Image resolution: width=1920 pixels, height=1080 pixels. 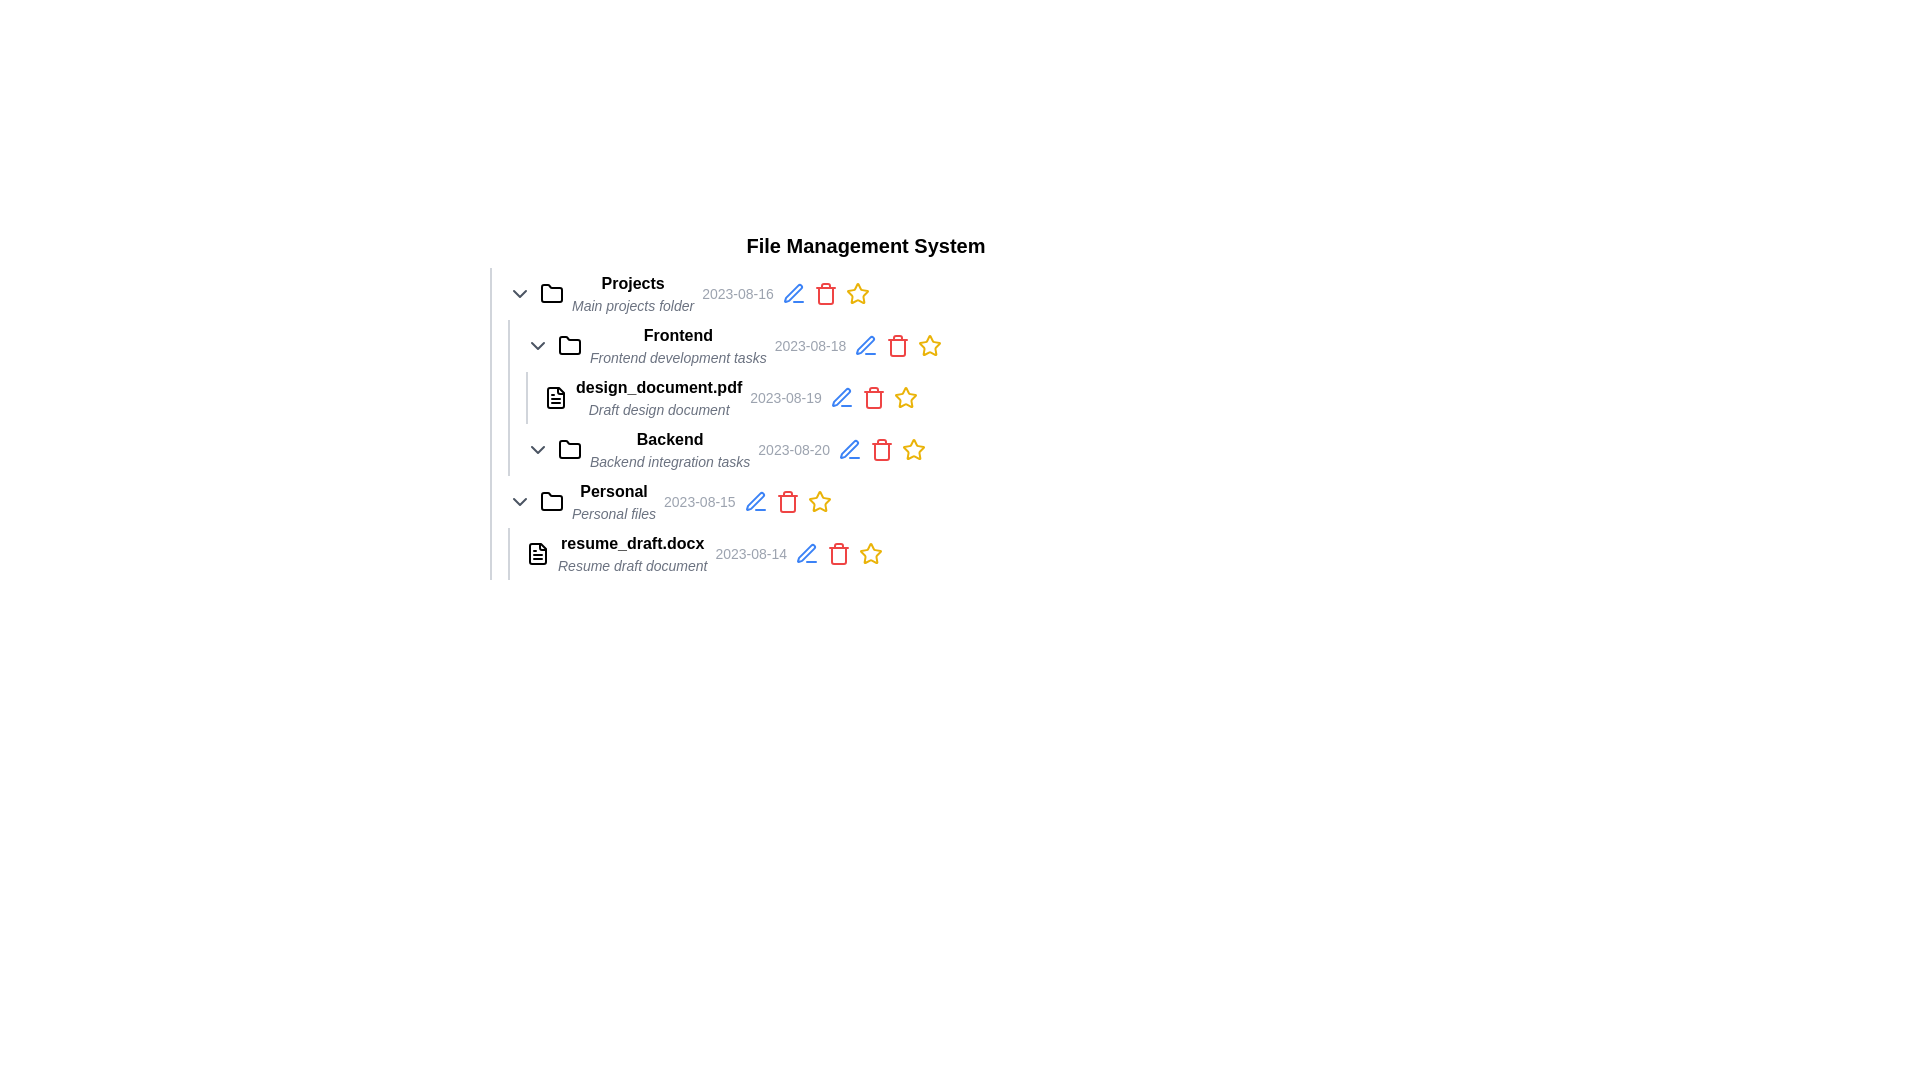 I want to click on the 'Frontend' text label, which displays 'Frontend' in bold and 'Frontend development tasks' in smaller italic gray font, so click(x=678, y=345).